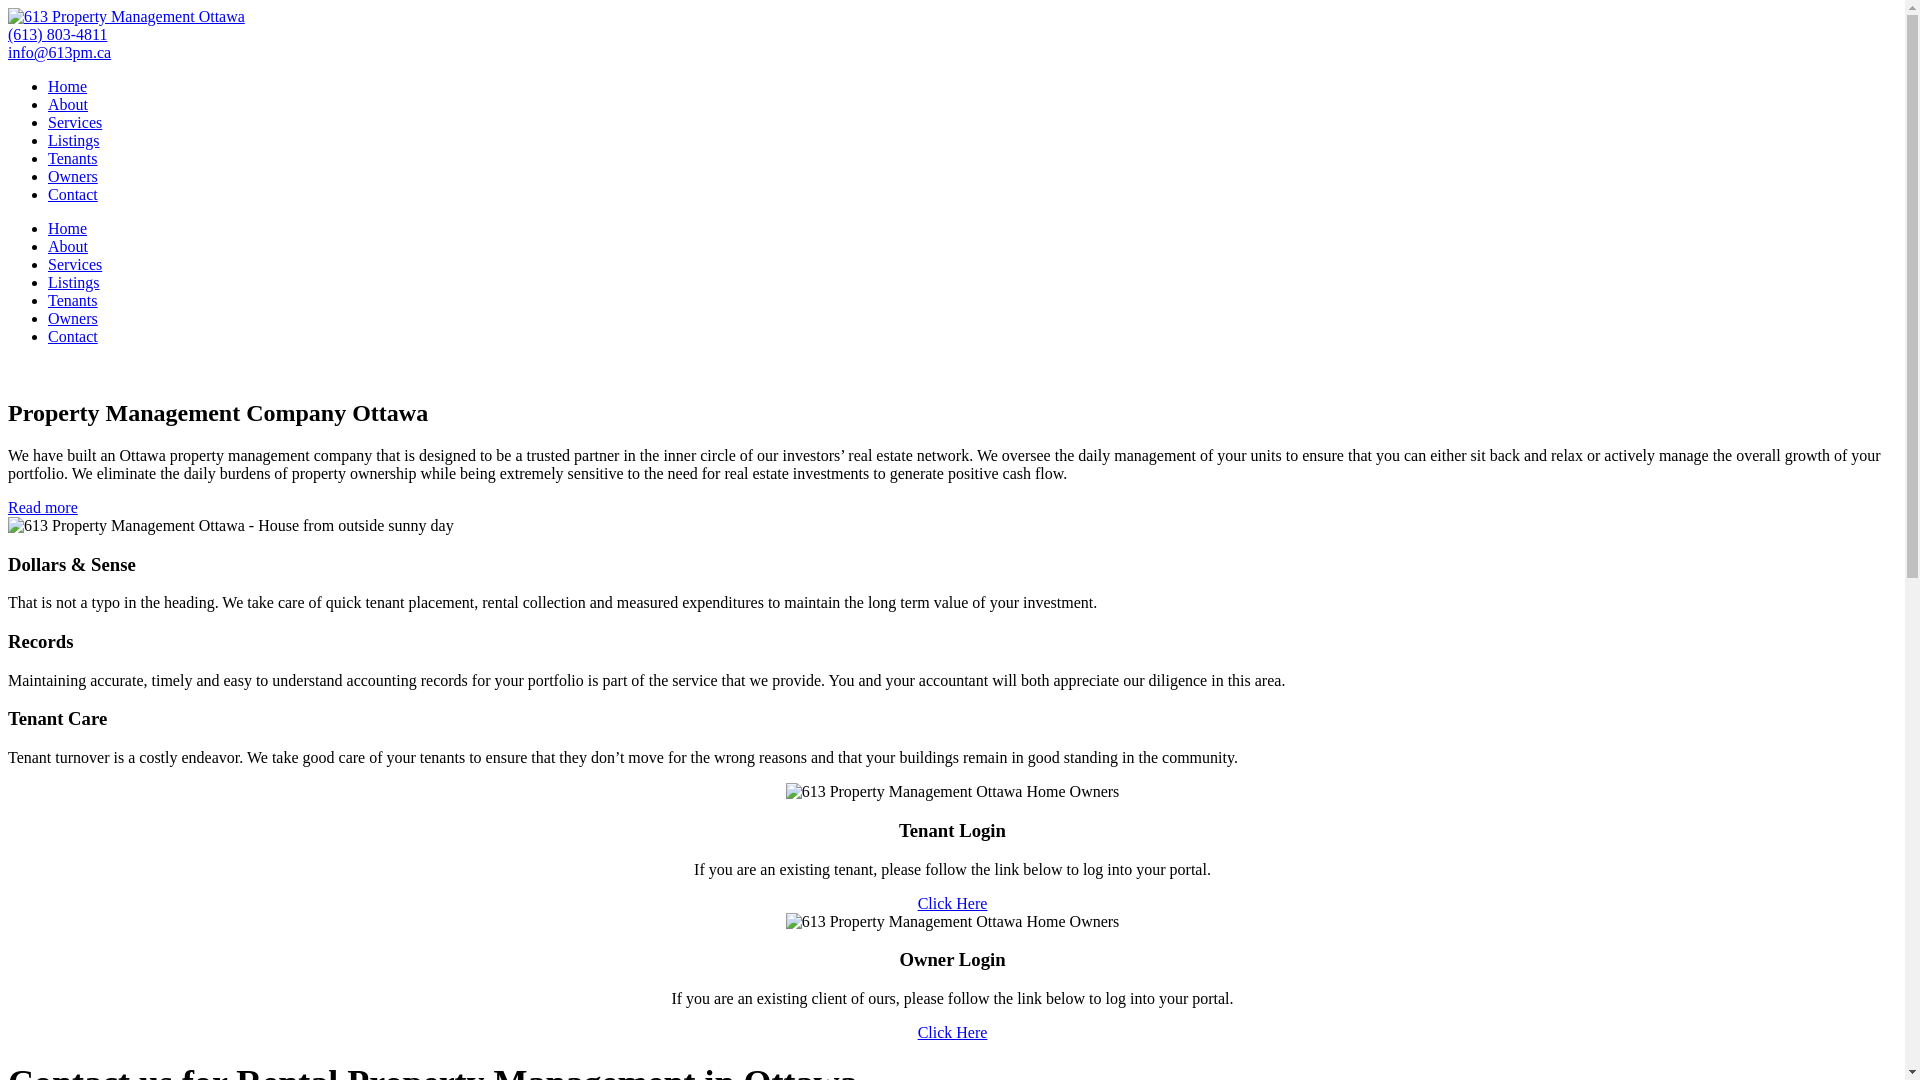 The image size is (1920, 1080). Describe the element at coordinates (952, 903) in the screenshot. I see `'Click Here'` at that location.